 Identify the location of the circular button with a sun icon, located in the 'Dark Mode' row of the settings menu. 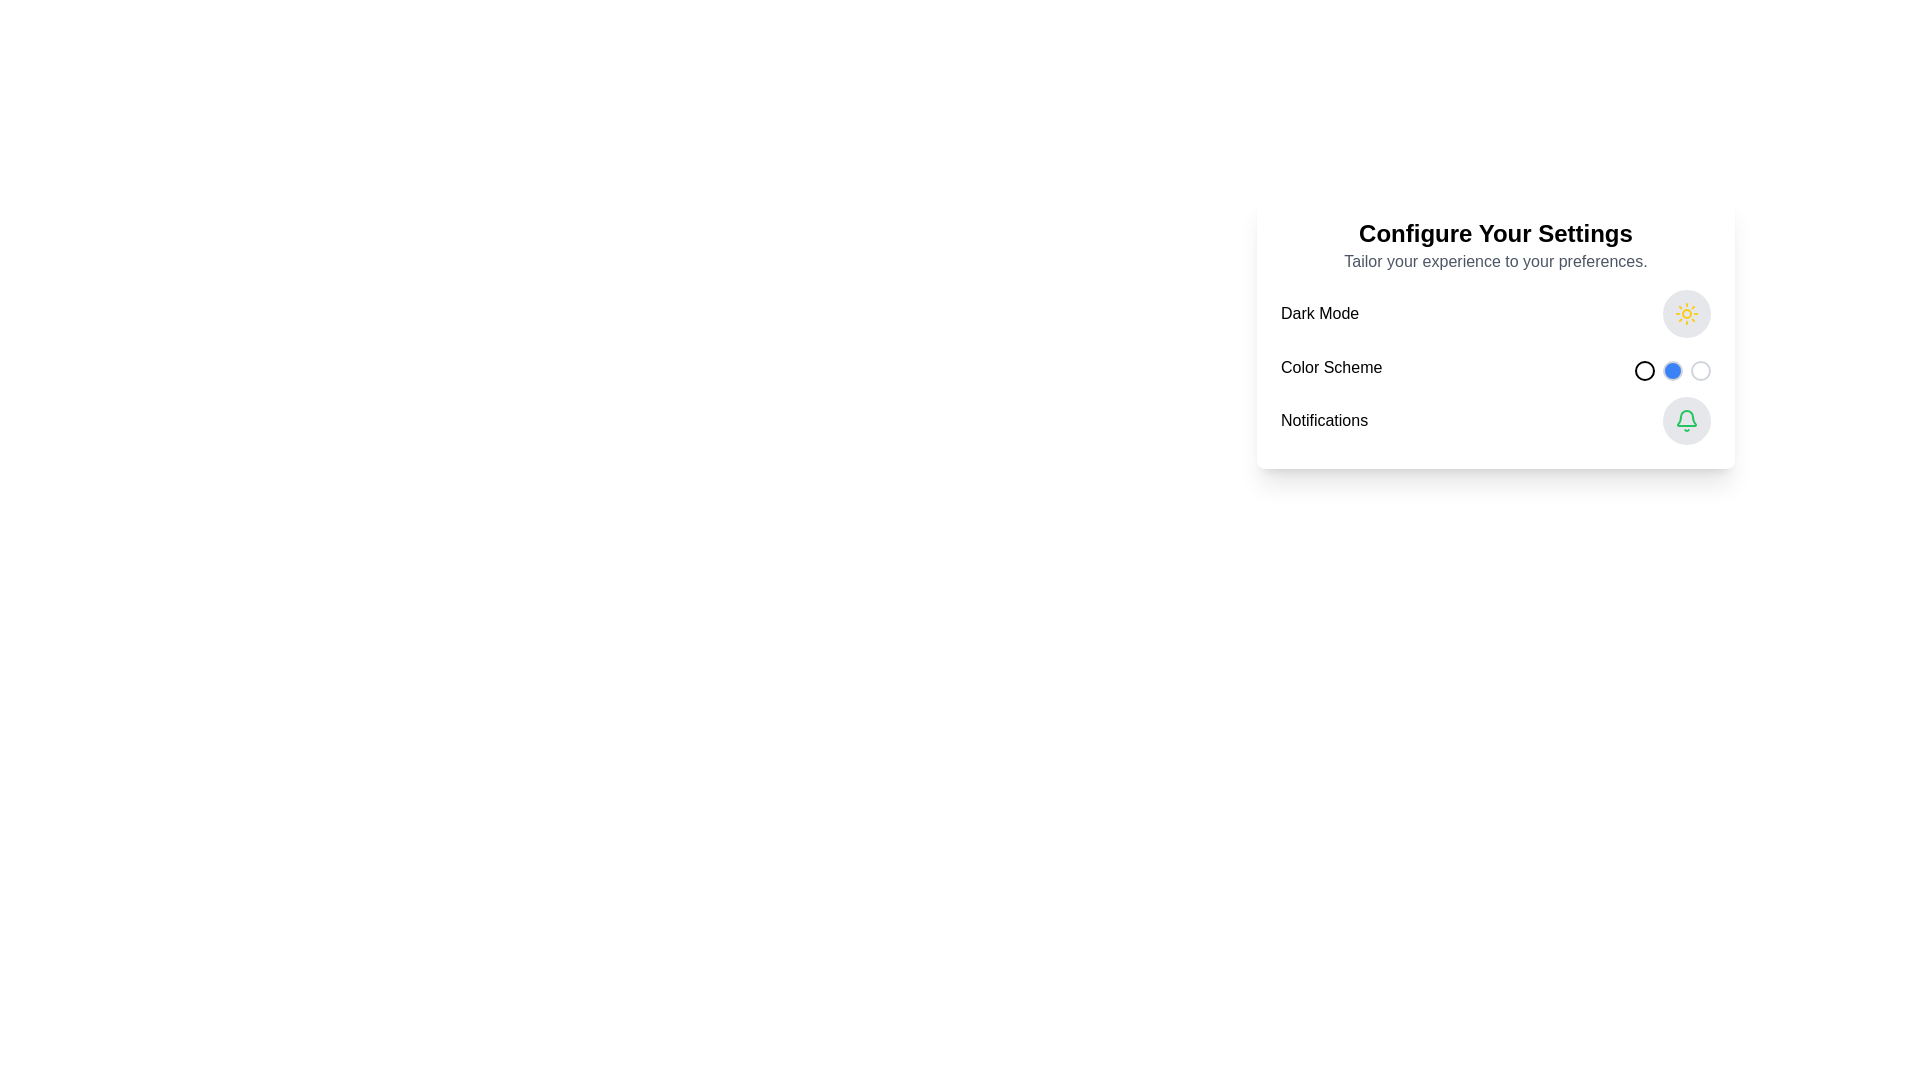
(1685, 313).